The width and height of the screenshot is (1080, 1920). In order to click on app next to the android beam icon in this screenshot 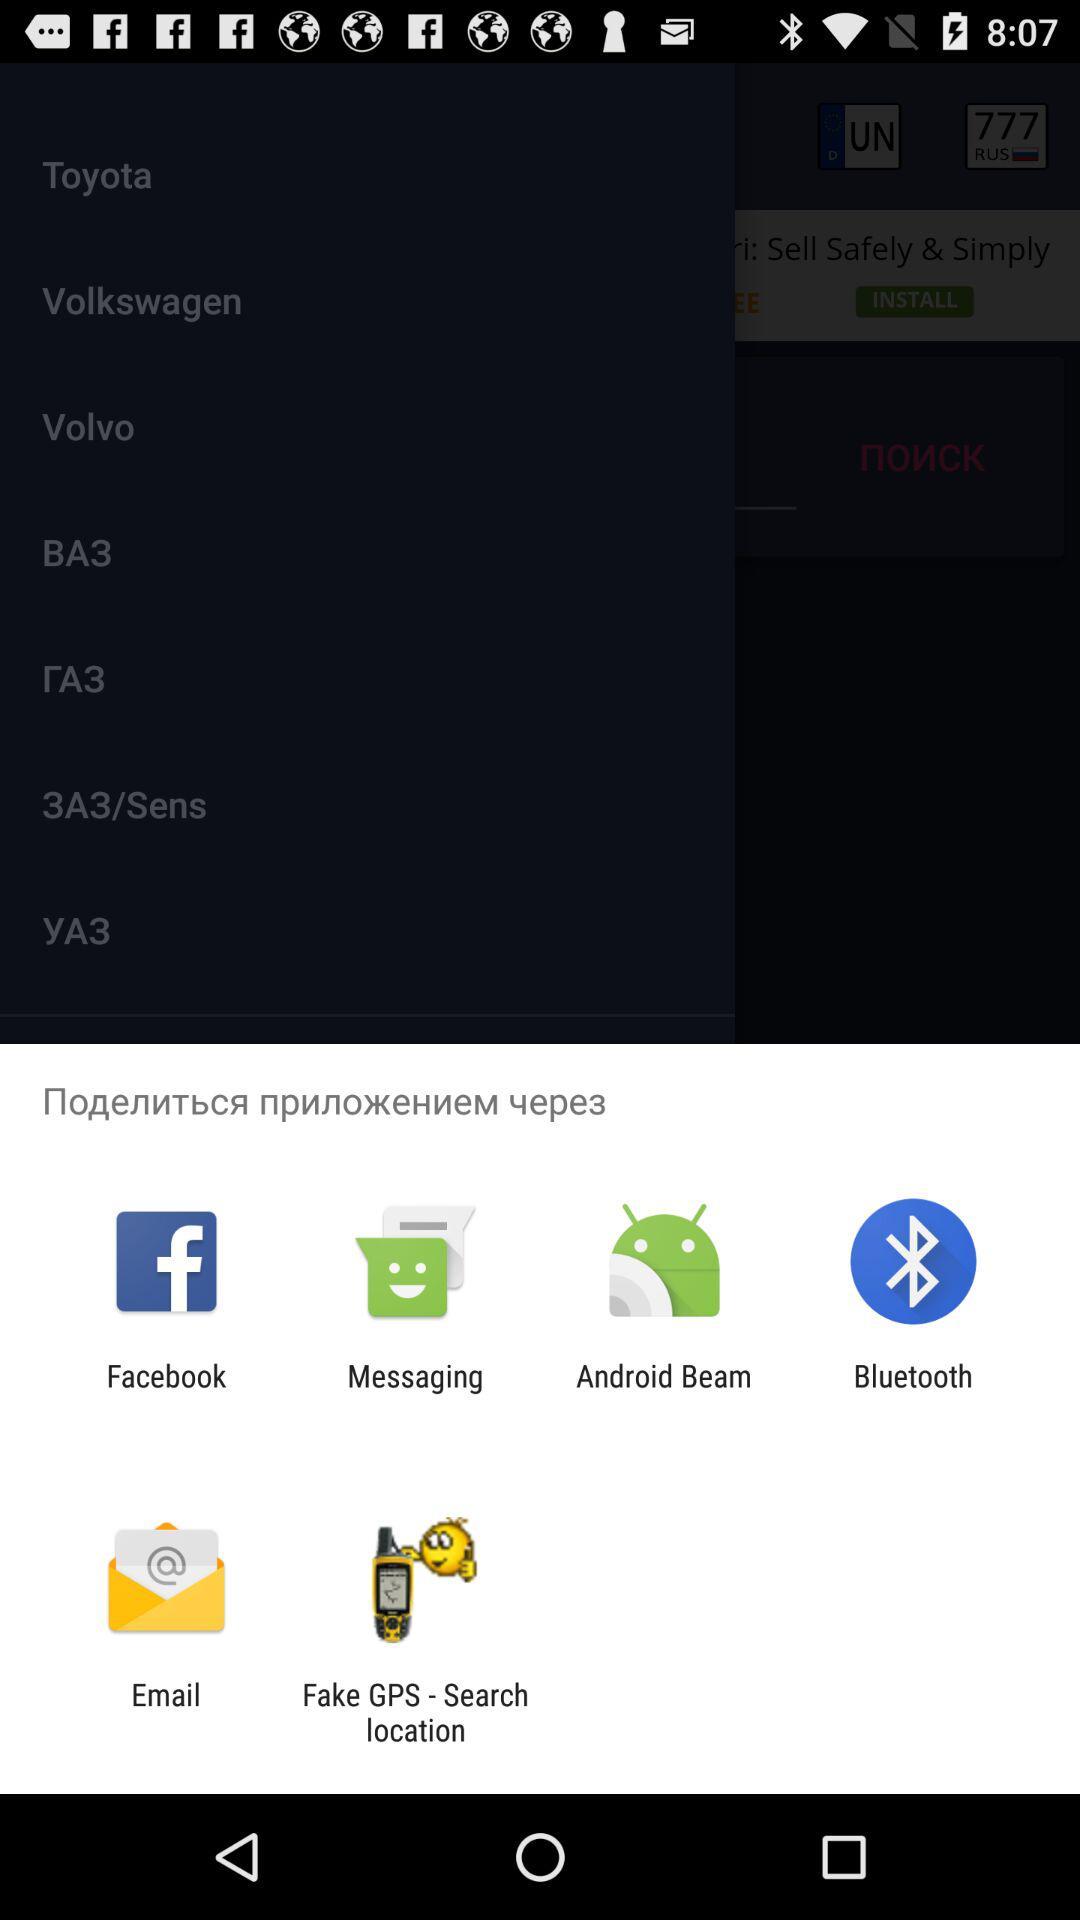, I will do `click(414, 1392)`.